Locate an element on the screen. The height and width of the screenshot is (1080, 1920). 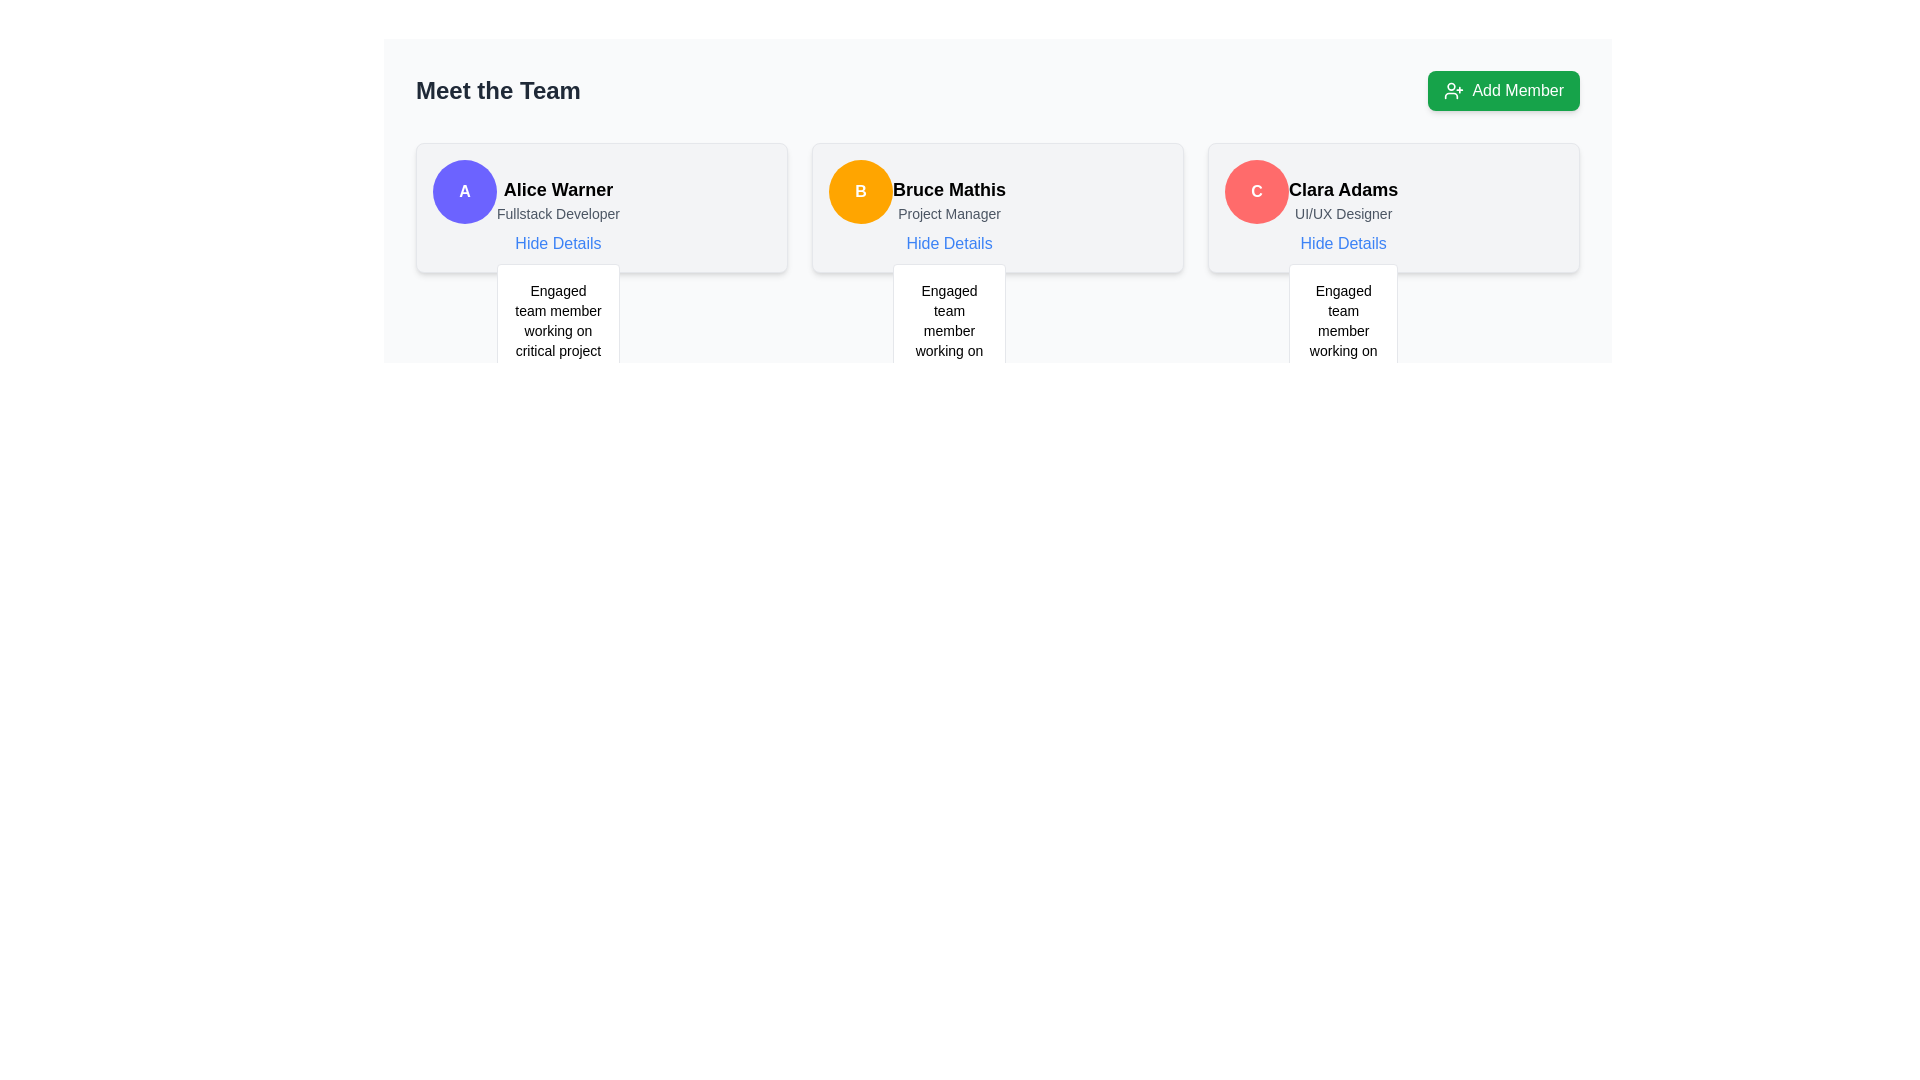
the interactive text link for toggling additional details about Clara Adams, located below the role description 'UI/UX Designer' is located at coordinates (1343, 242).